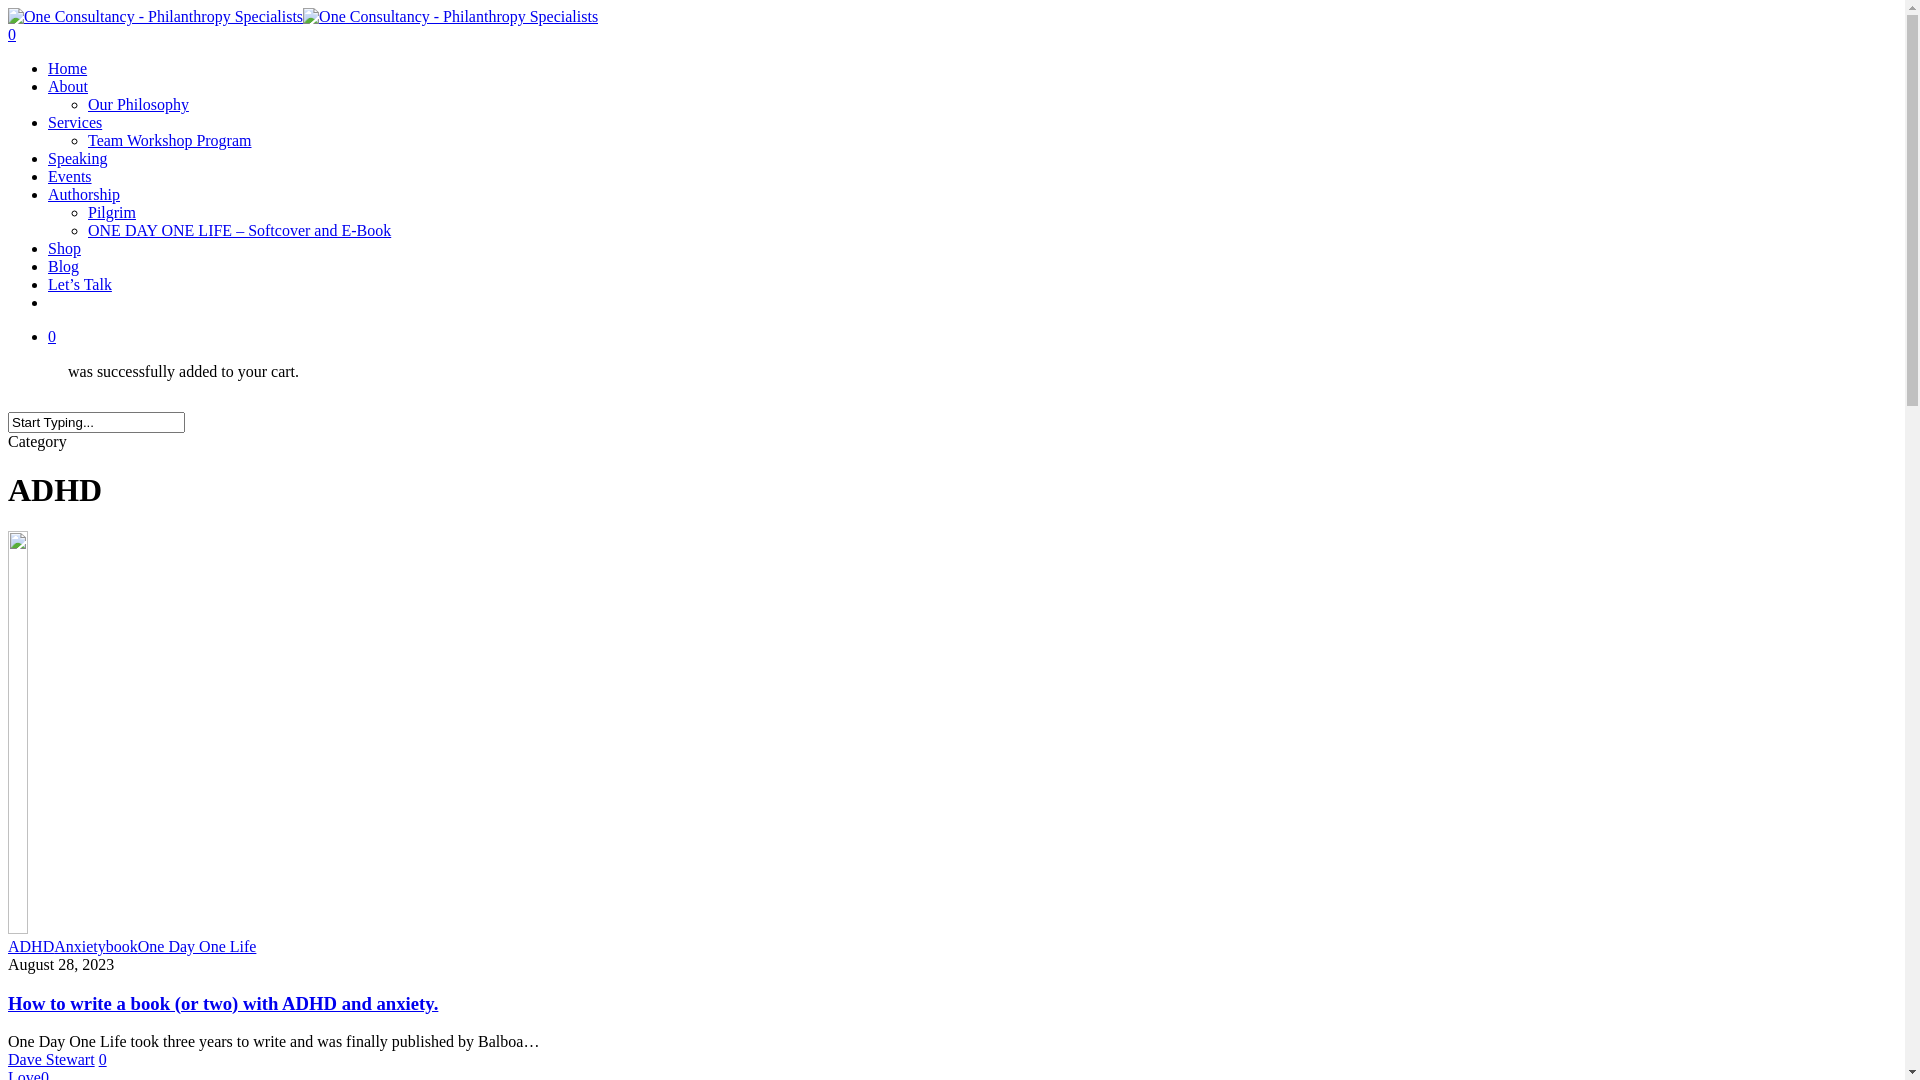 Image resolution: width=1920 pixels, height=1080 pixels. I want to click on 'Events', so click(70, 175).